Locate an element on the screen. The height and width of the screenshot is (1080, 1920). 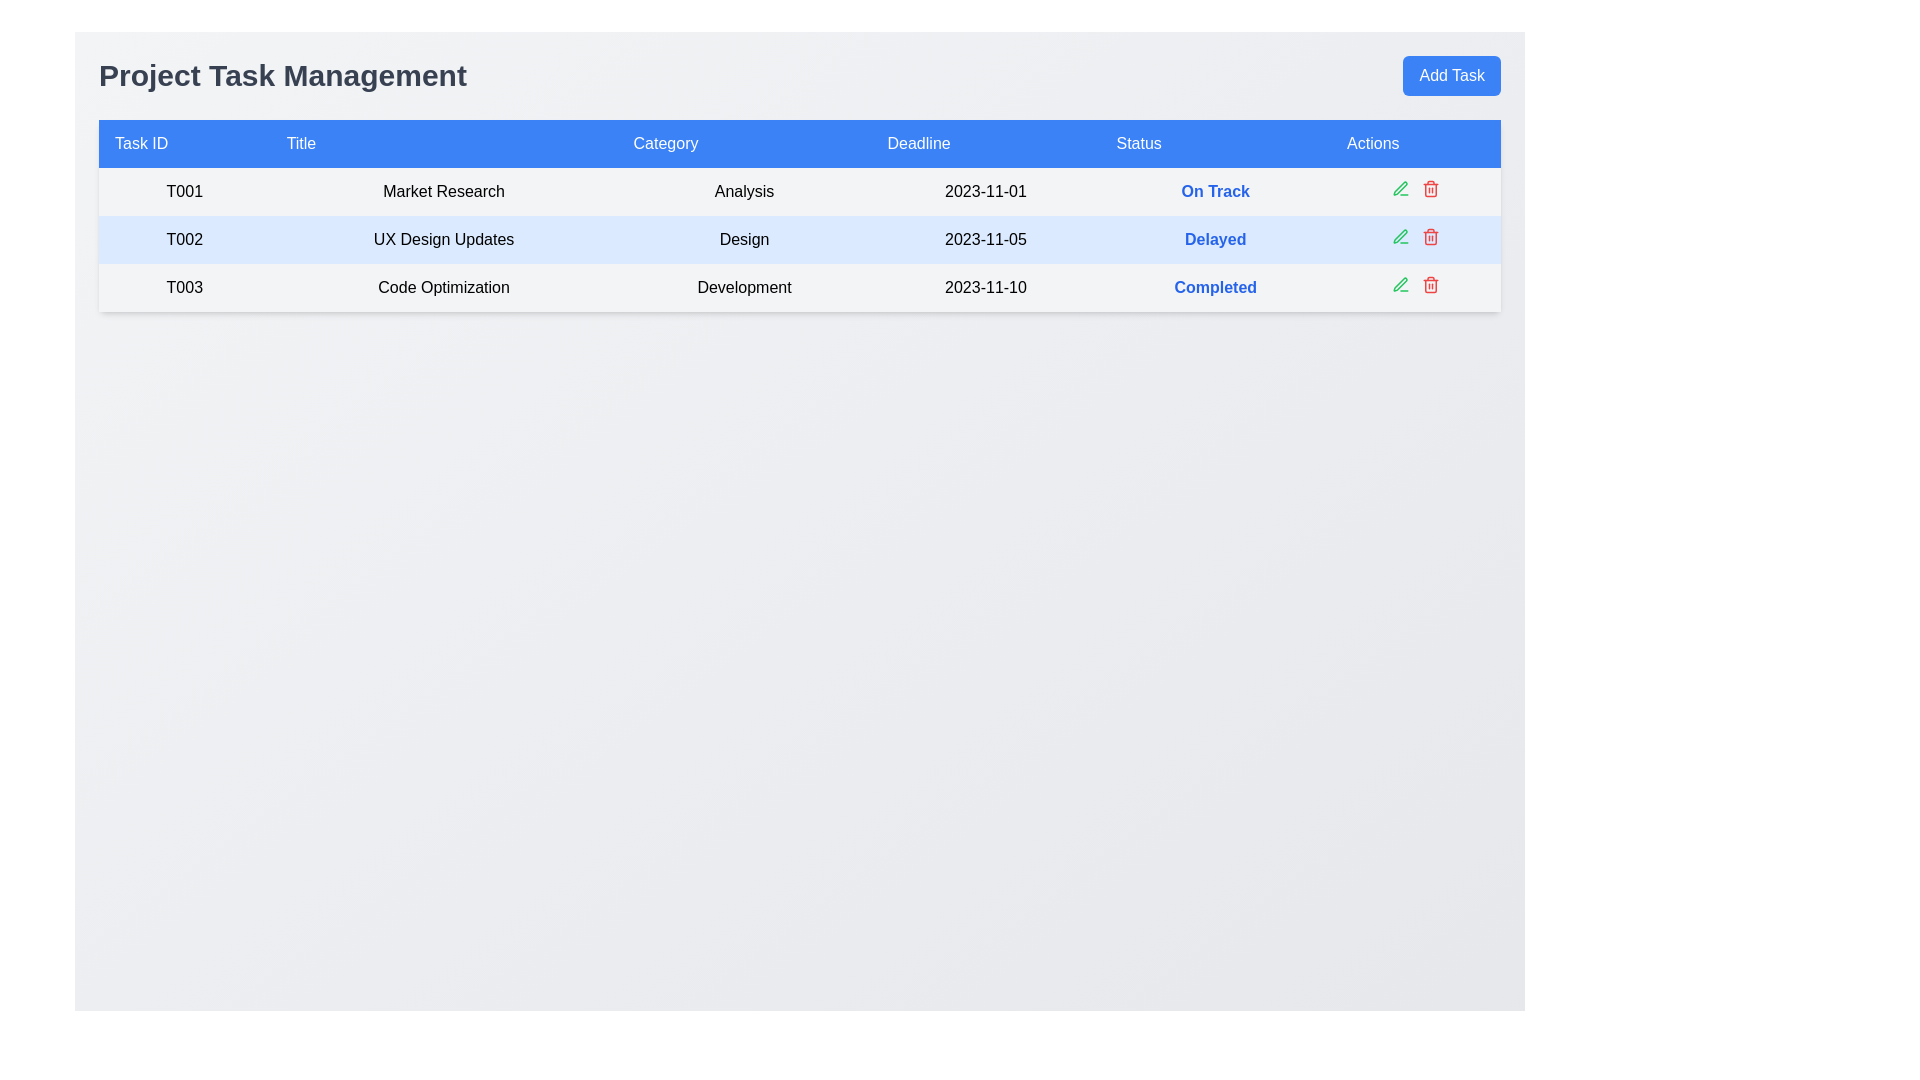
the red trash can icon button in the 'Actions' column of the second row in the 'Project Task Management' tabular layout is located at coordinates (1429, 189).